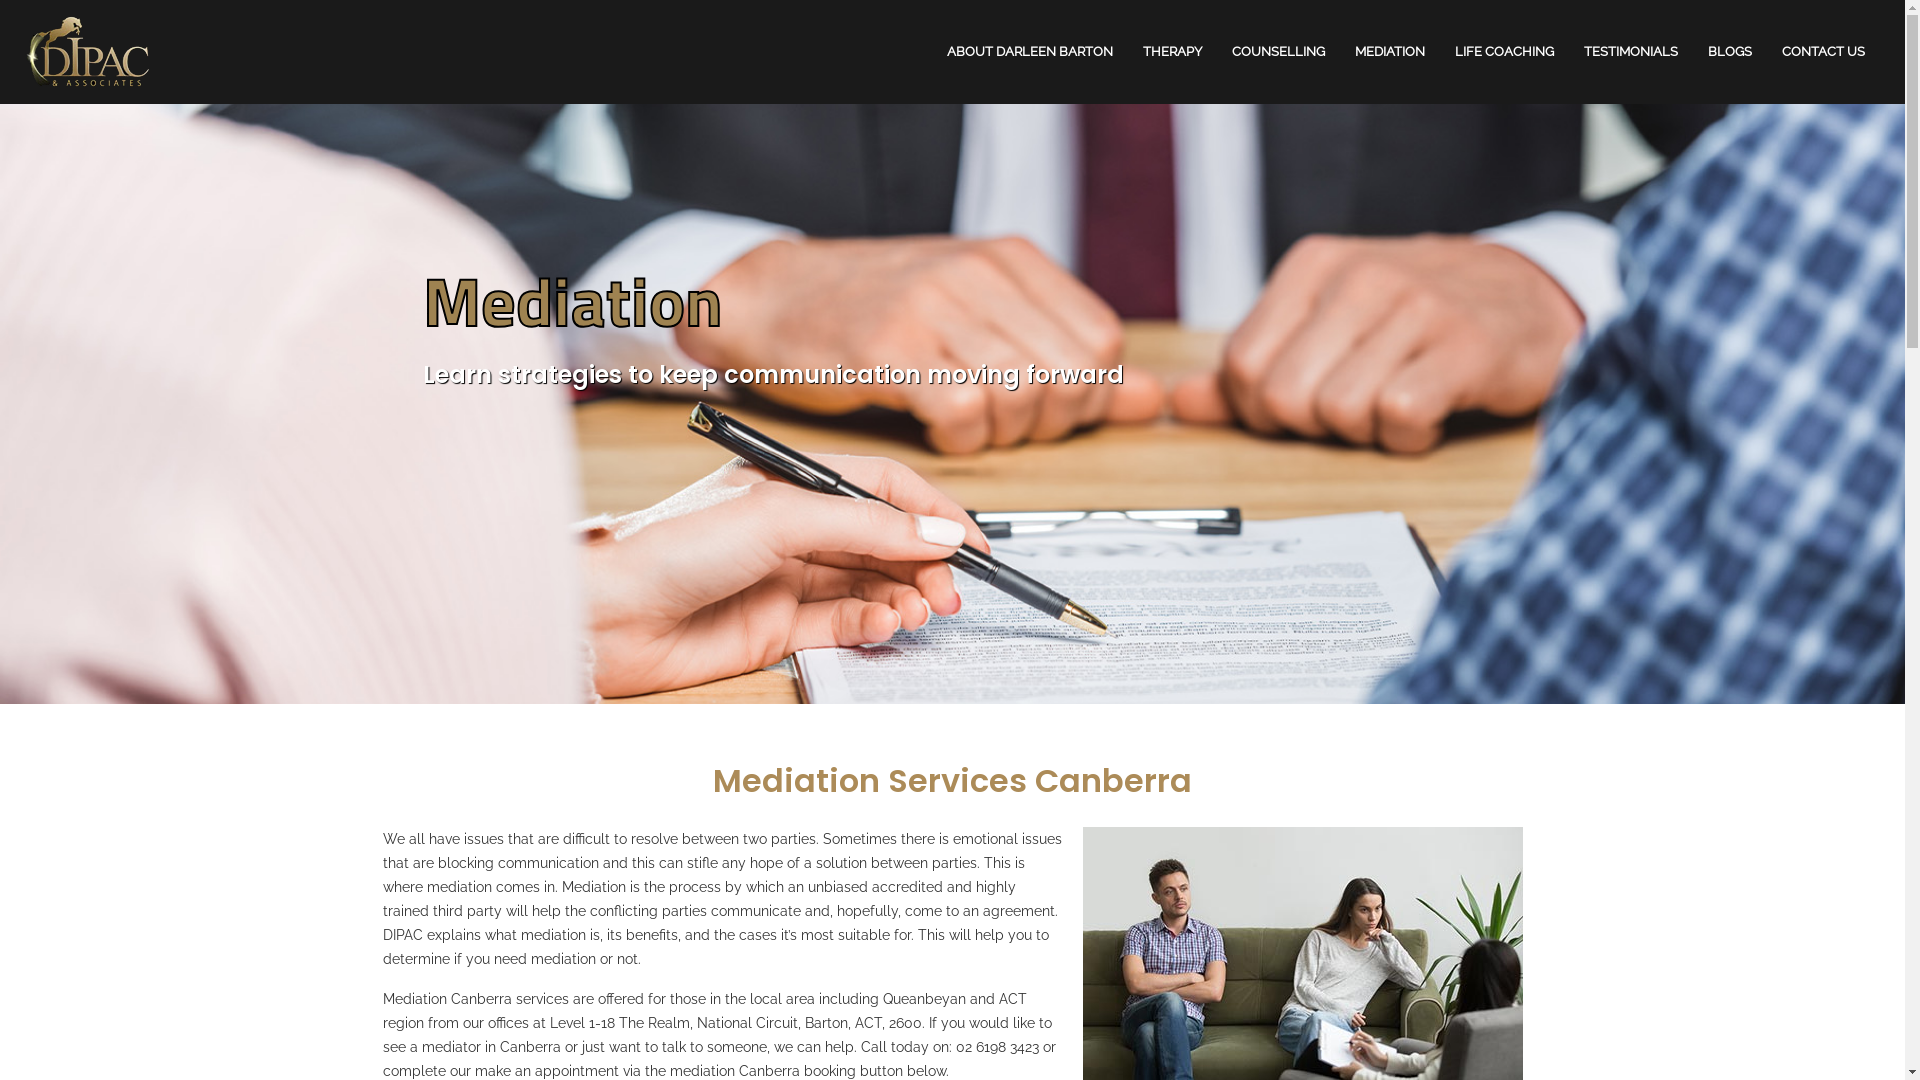  I want to click on 'CONTACT US', so click(1823, 50).